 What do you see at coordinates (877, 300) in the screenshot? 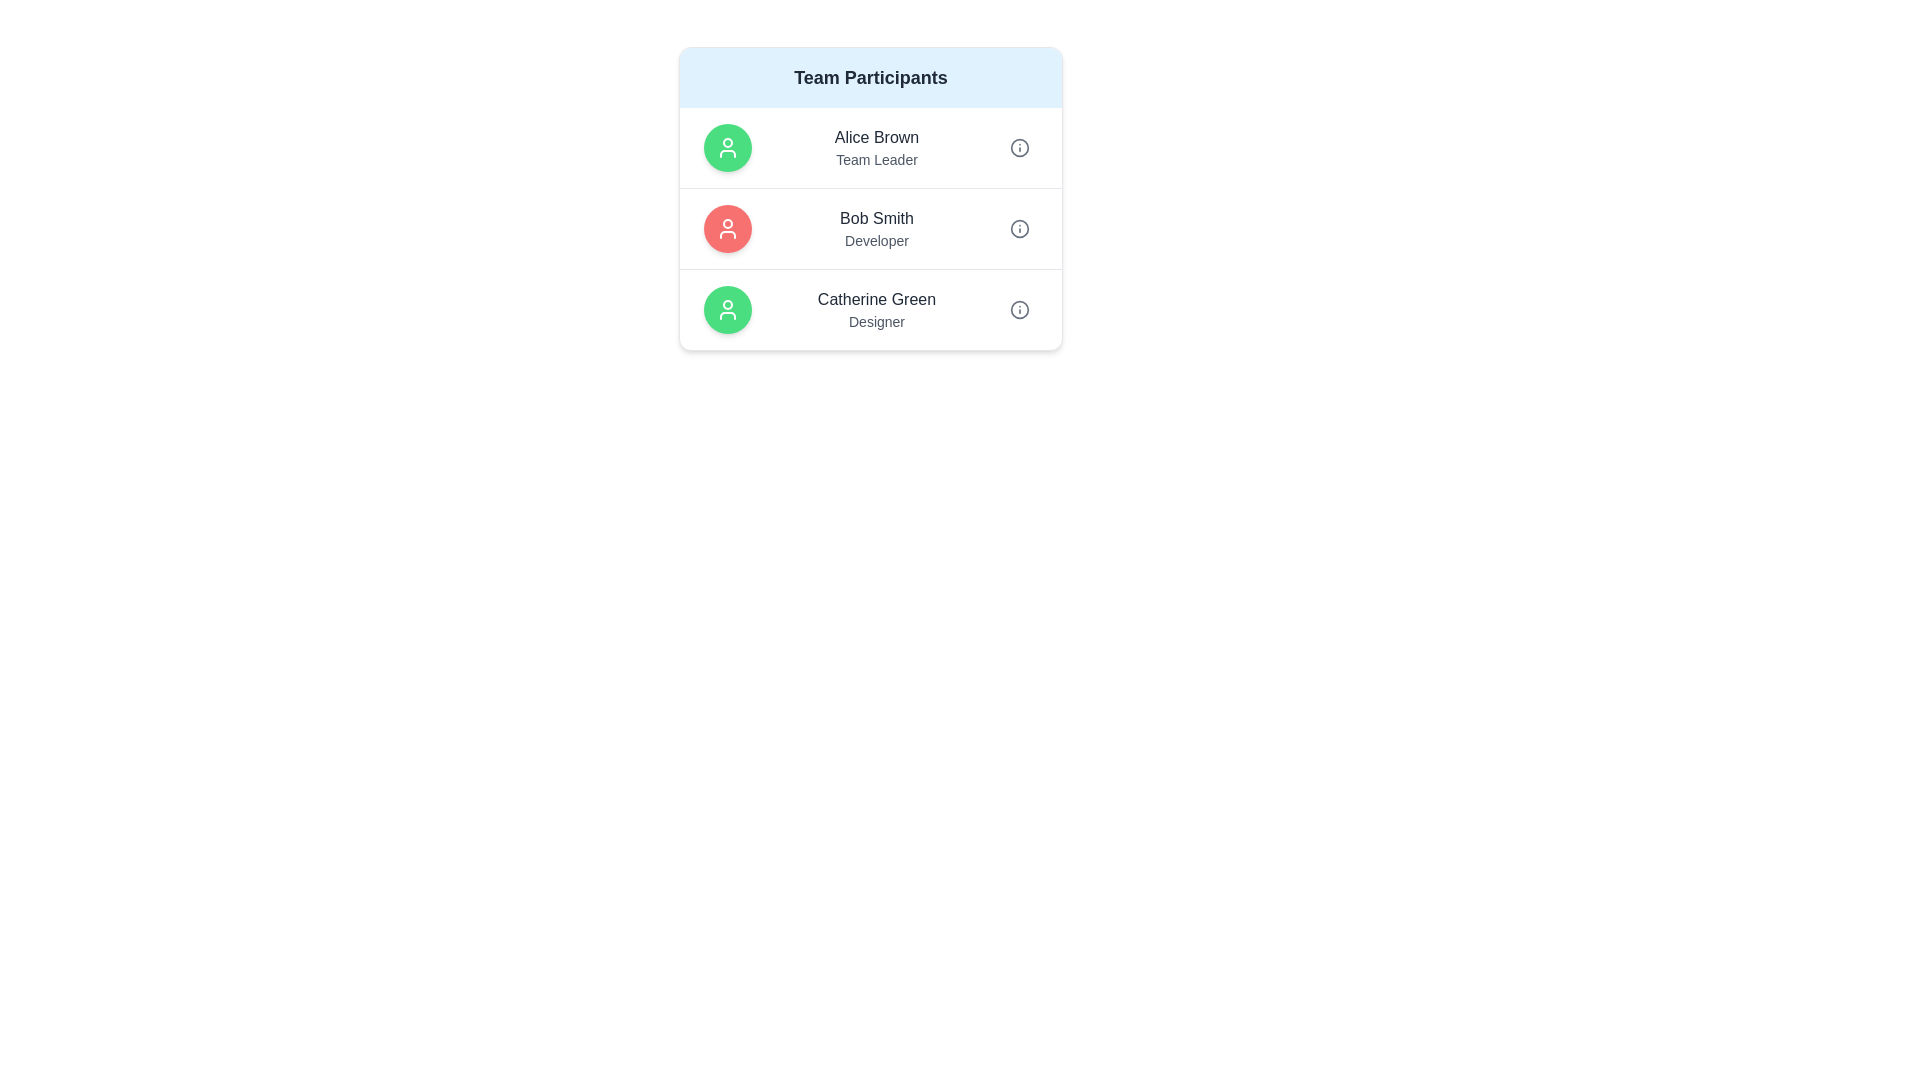
I see `the text element displaying 'Catherine Green', which is the first line of text in the third row of participants within the Team Participants section` at bounding box center [877, 300].